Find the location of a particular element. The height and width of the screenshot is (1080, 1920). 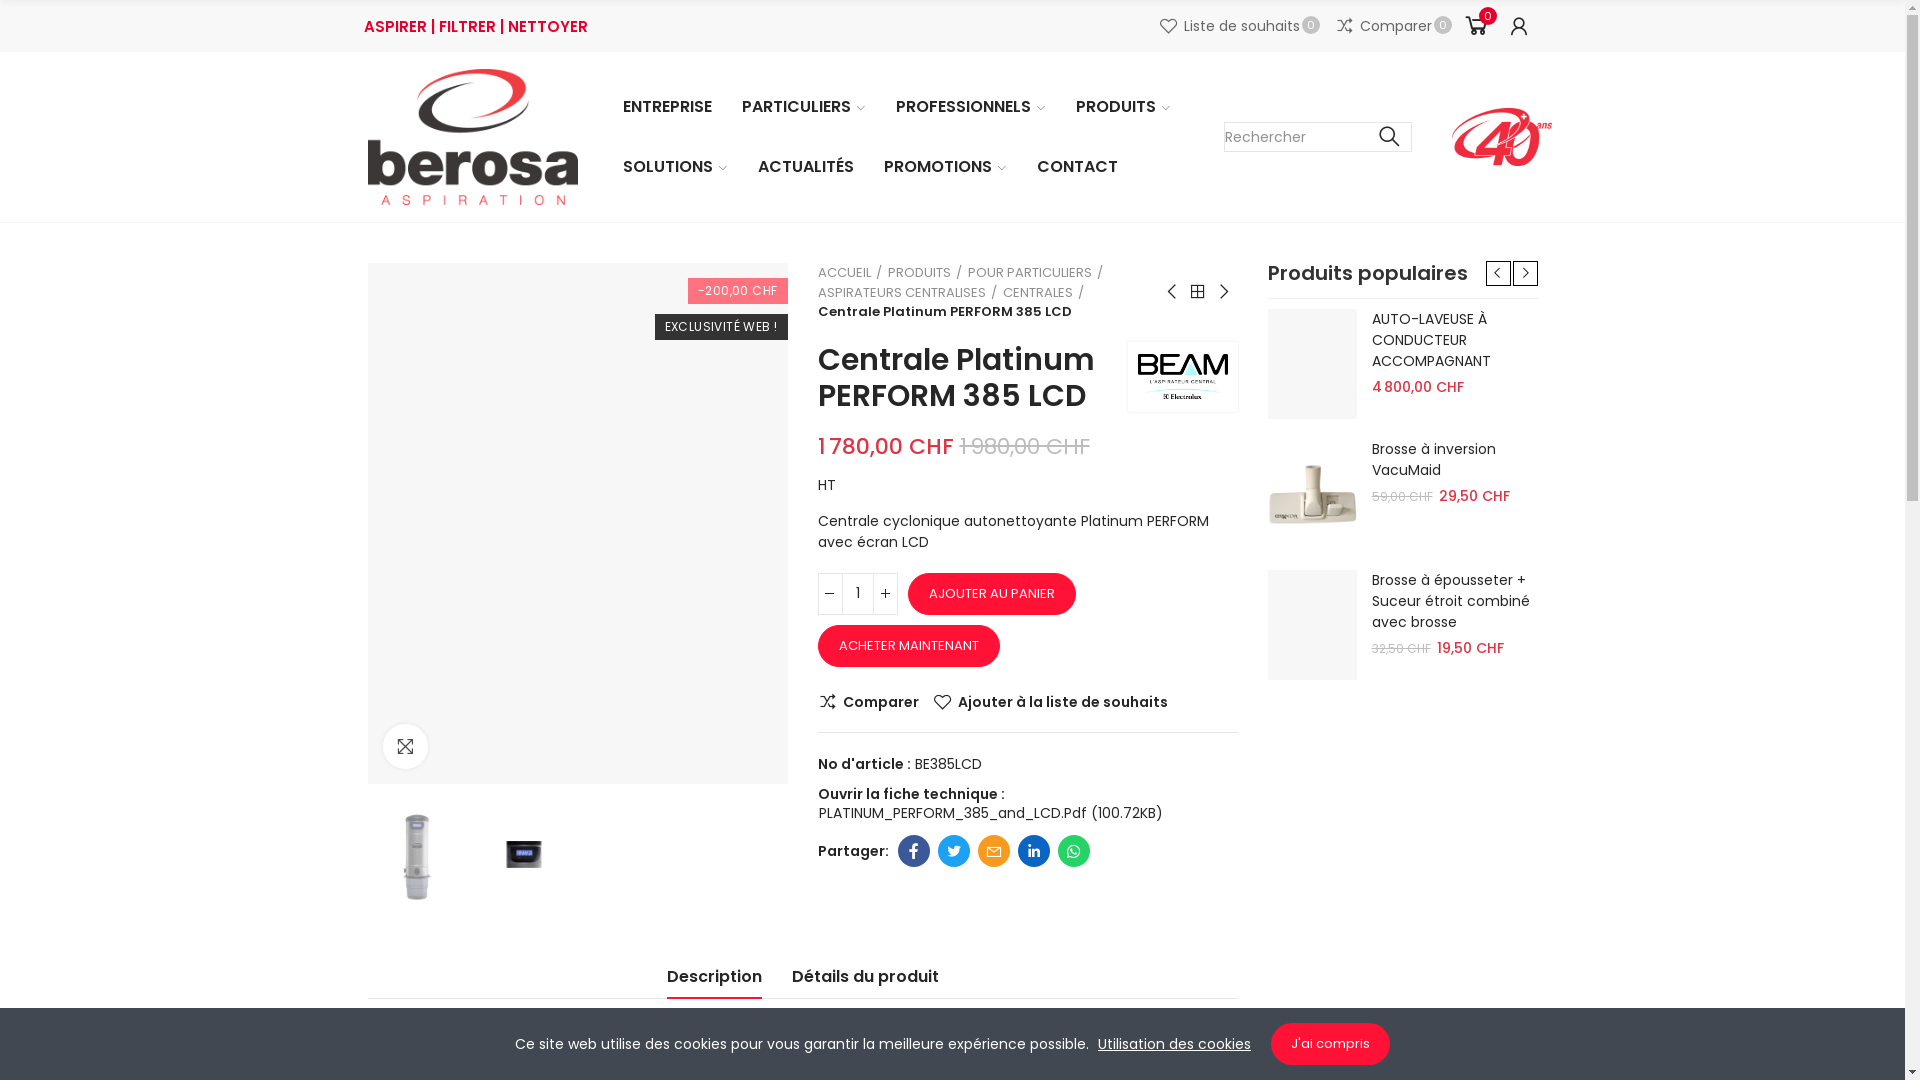

'PLATINUM_PERFORM_385_And_LCD.Pdf (100.72KB)' is located at coordinates (989, 813).